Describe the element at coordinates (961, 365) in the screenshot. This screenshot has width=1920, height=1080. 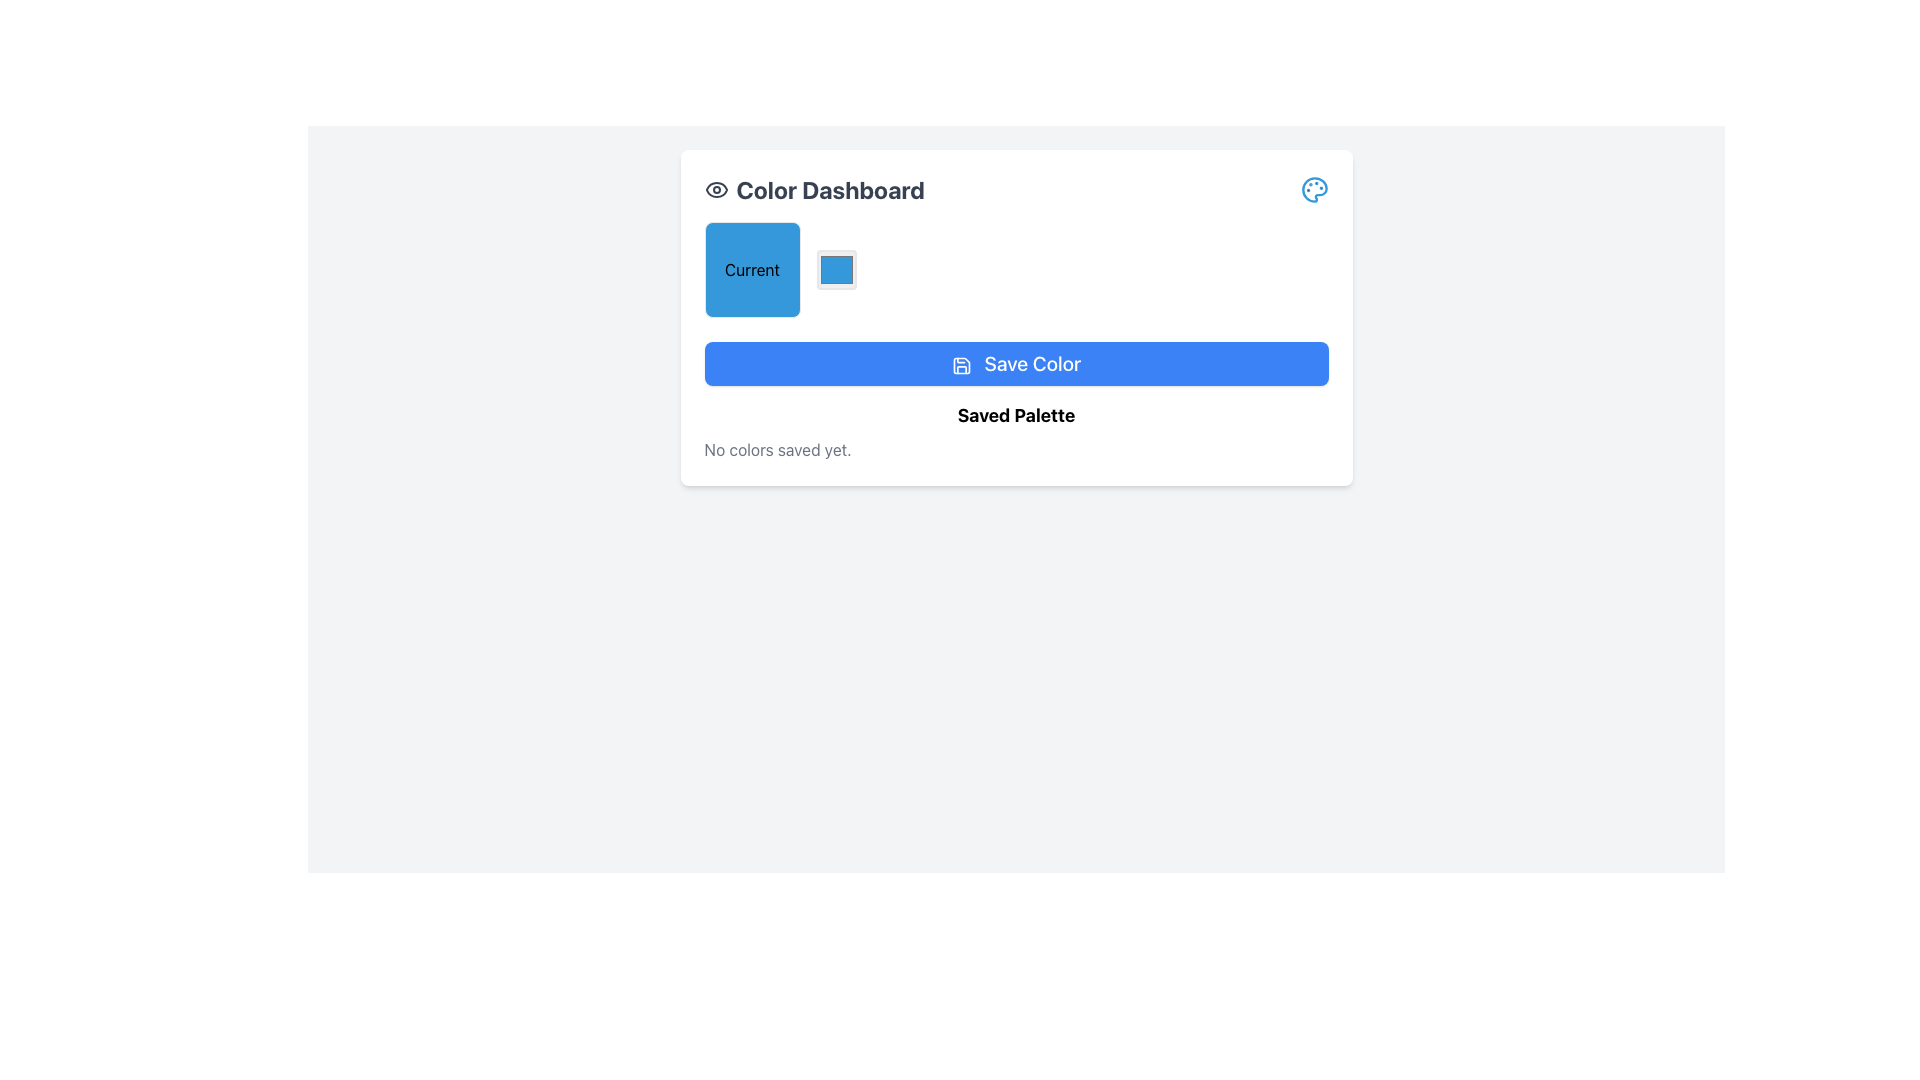
I see `the floppy disk icon located to the left of the 'Save Color' text within the rounded blue button` at that location.